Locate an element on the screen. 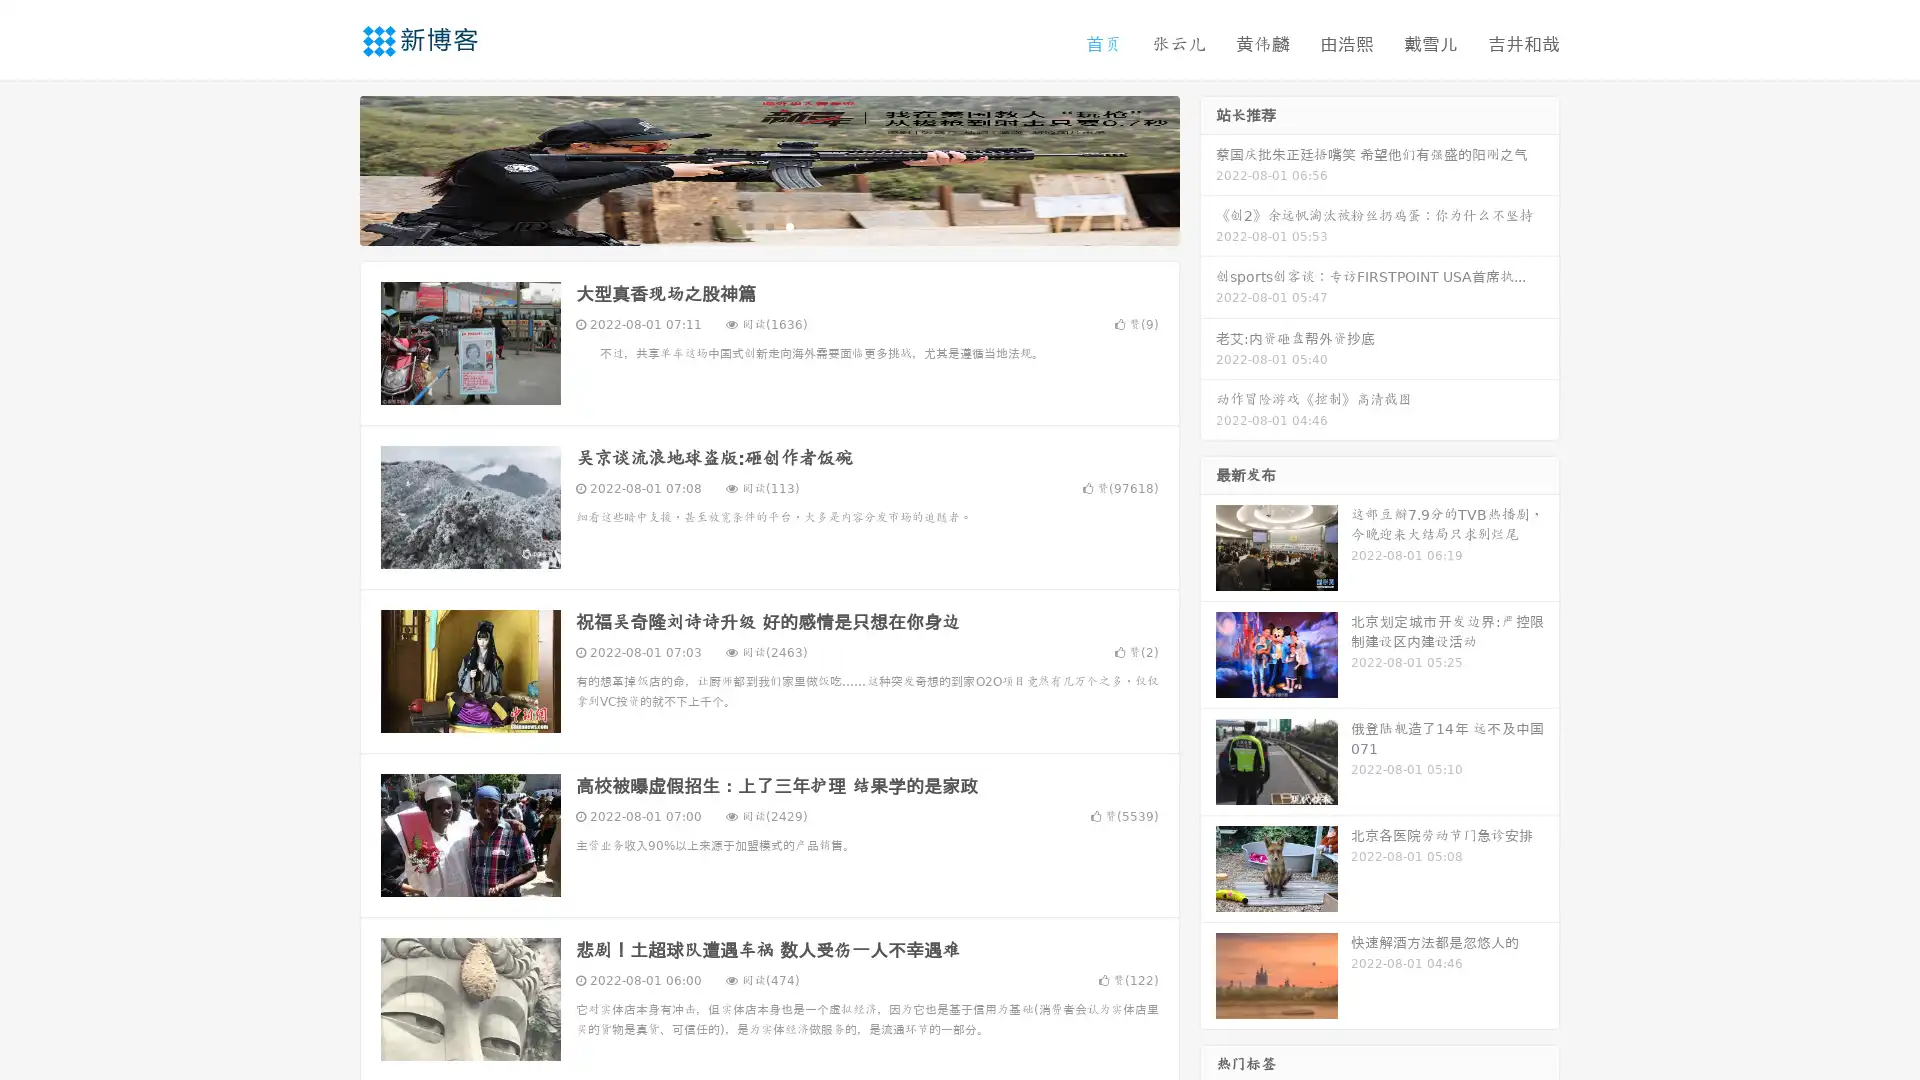 The width and height of the screenshot is (1920, 1080). Previous slide is located at coordinates (330, 168).